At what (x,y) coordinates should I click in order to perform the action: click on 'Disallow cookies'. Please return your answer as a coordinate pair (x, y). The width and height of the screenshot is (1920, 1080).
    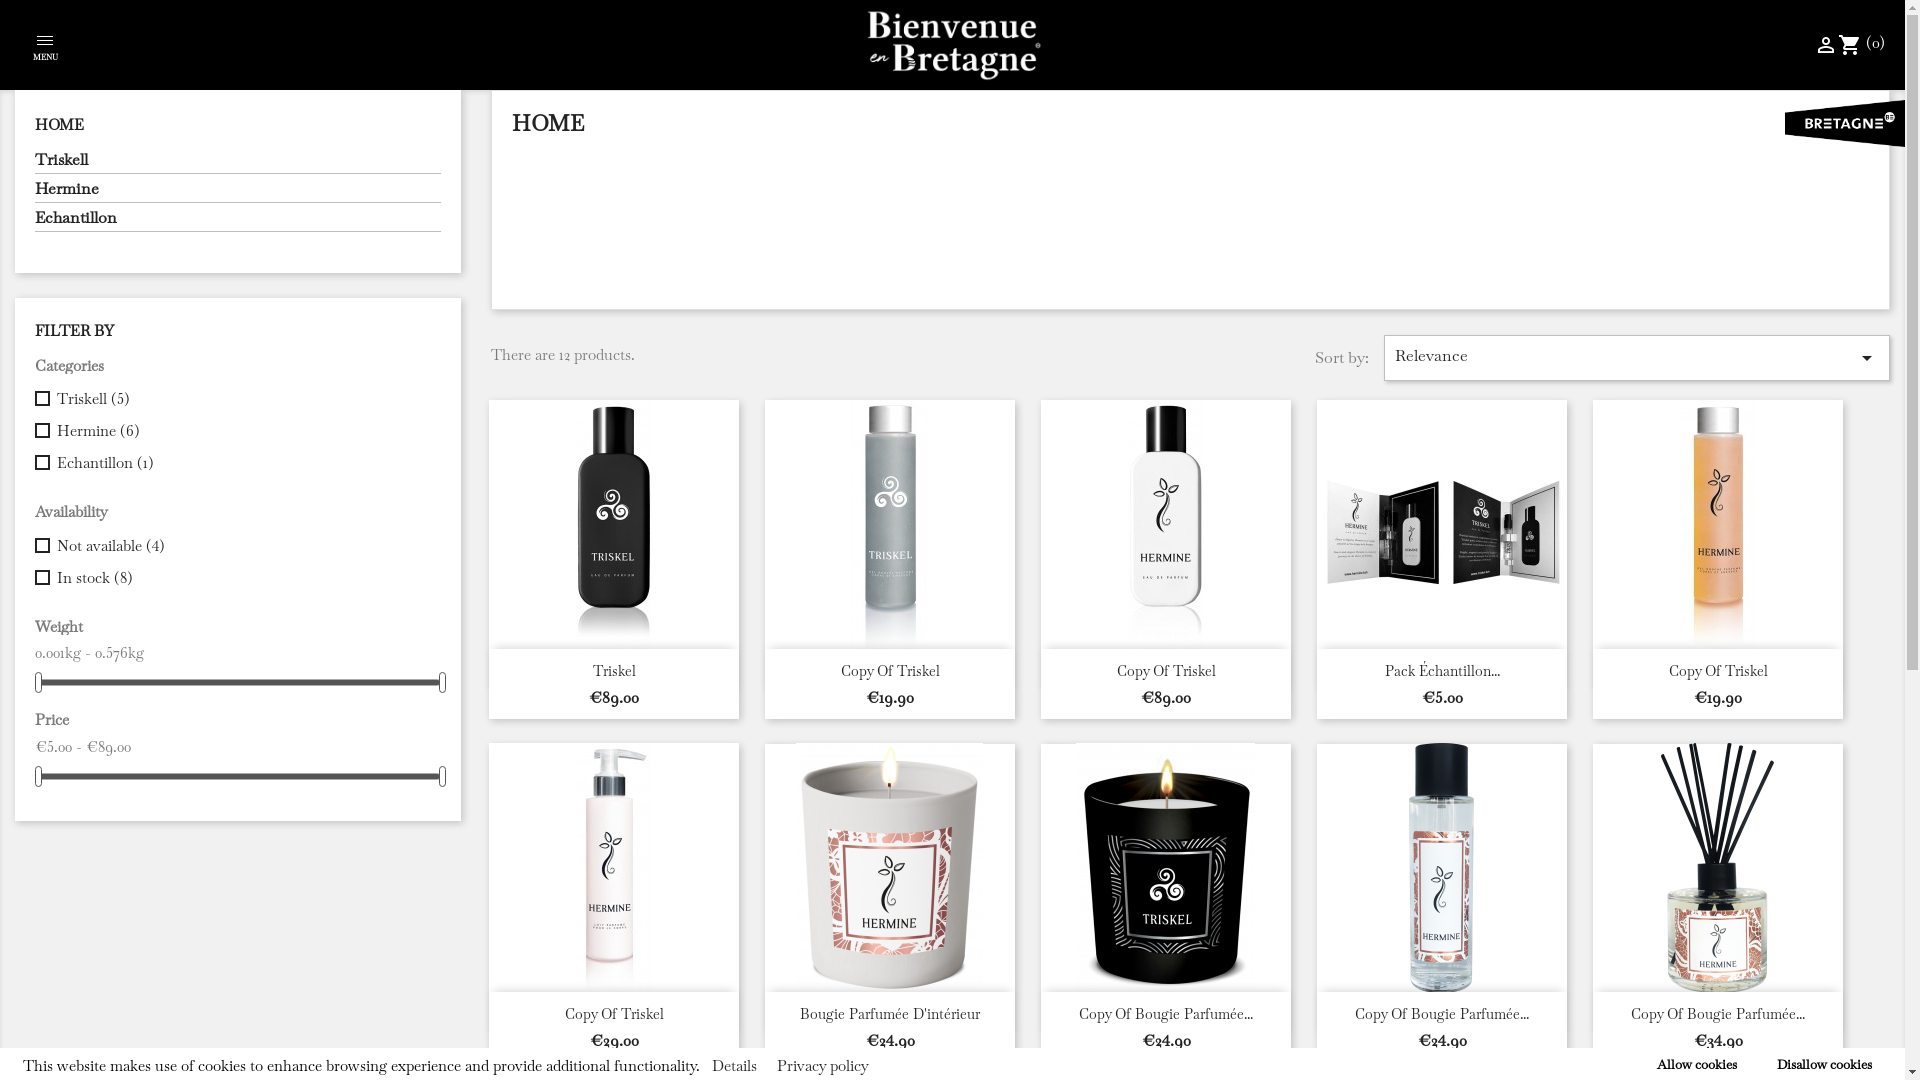
    Looking at the image, I should click on (1824, 1063).